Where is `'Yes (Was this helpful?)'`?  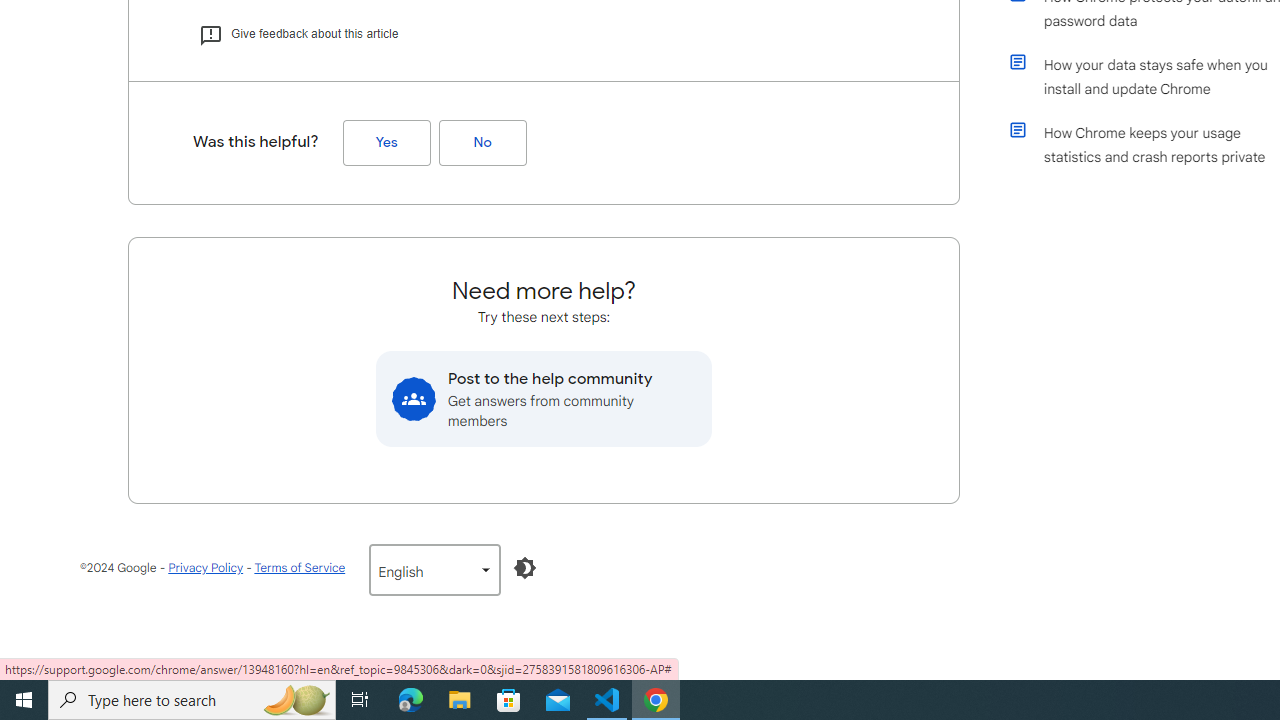
'Yes (Was this helpful?)' is located at coordinates (386, 142).